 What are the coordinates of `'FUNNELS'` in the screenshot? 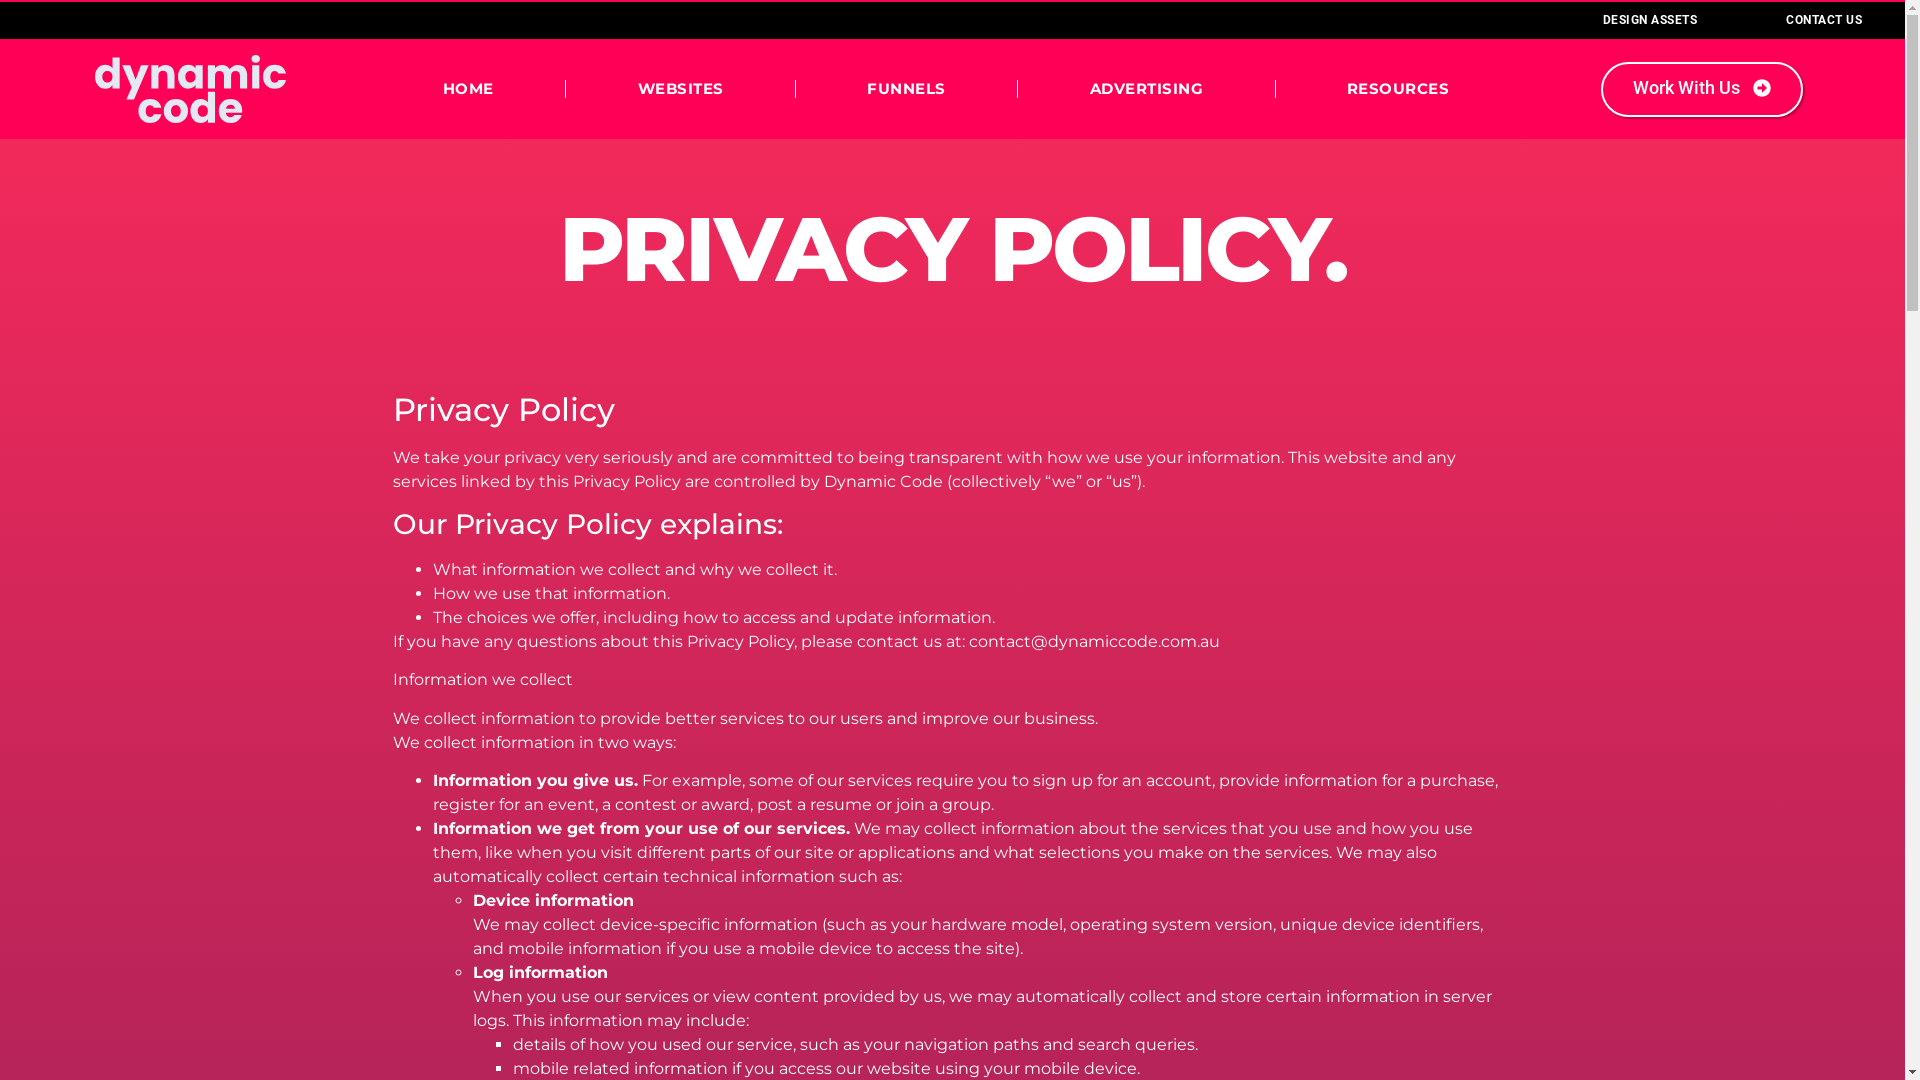 It's located at (906, 87).